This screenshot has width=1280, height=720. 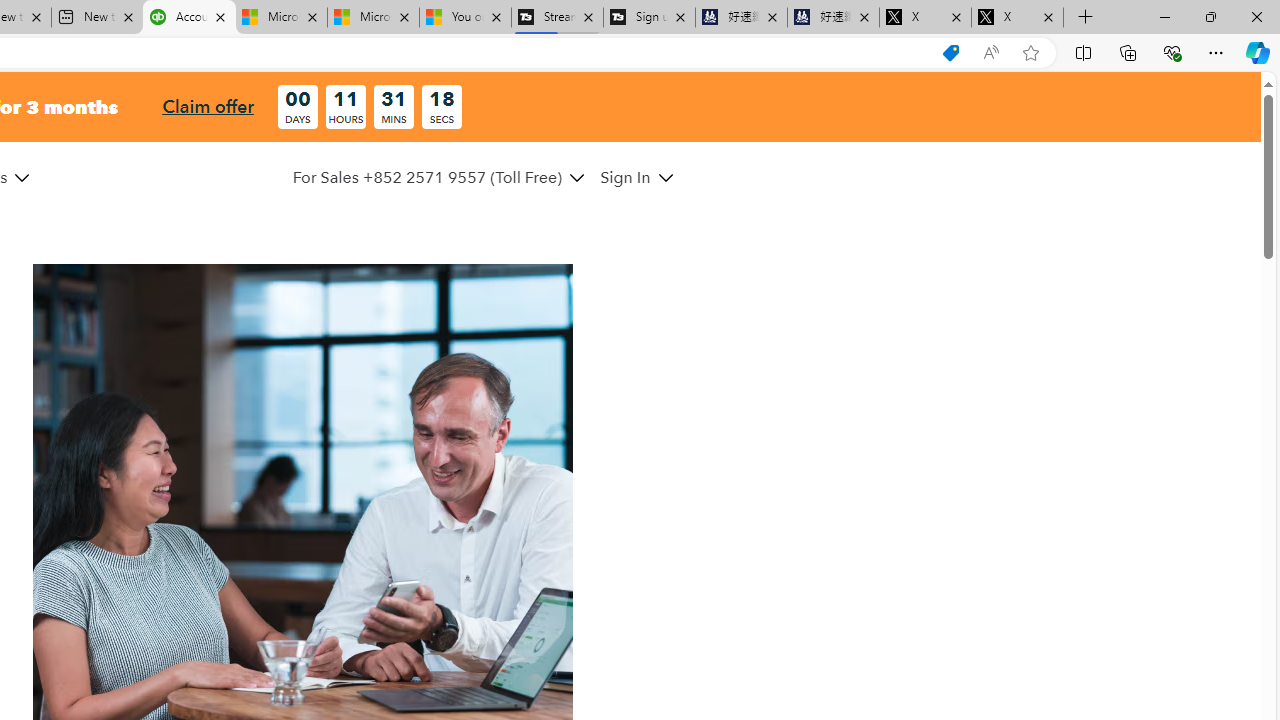 What do you see at coordinates (279, 17) in the screenshot?
I see `'Microsoft Start Sports'` at bounding box center [279, 17].